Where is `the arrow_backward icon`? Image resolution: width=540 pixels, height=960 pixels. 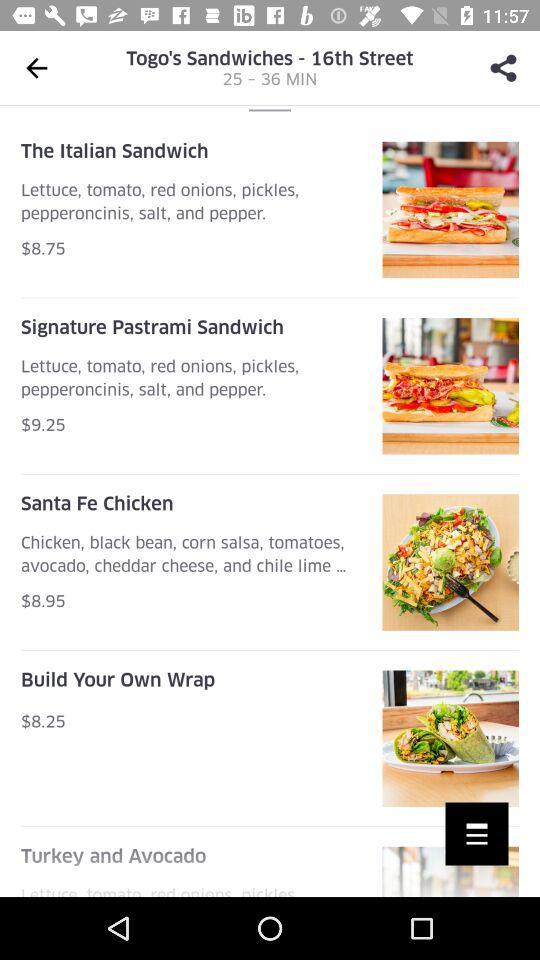
the arrow_backward icon is located at coordinates (36, 68).